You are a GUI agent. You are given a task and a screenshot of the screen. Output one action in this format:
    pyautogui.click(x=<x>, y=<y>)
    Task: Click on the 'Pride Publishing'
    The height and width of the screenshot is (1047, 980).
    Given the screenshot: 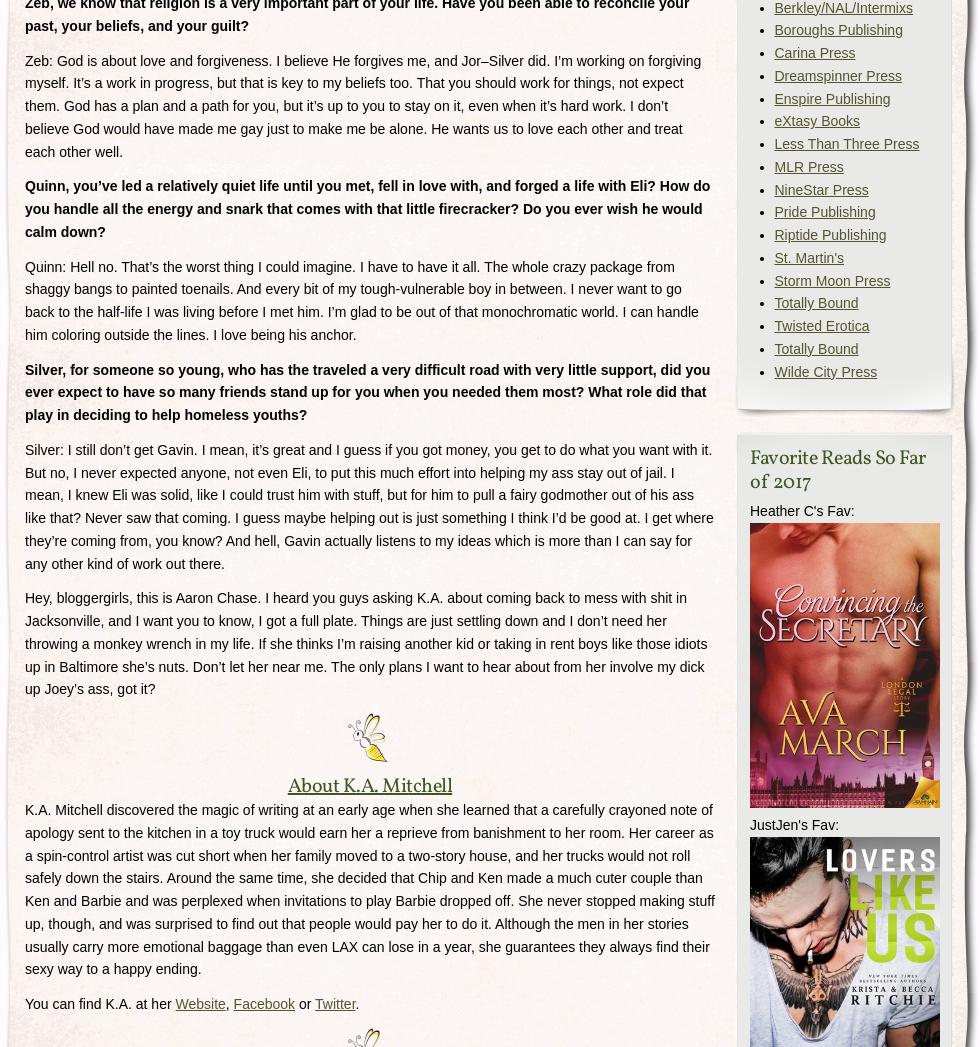 What is the action you would take?
    pyautogui.click(x=824, y=211)
    